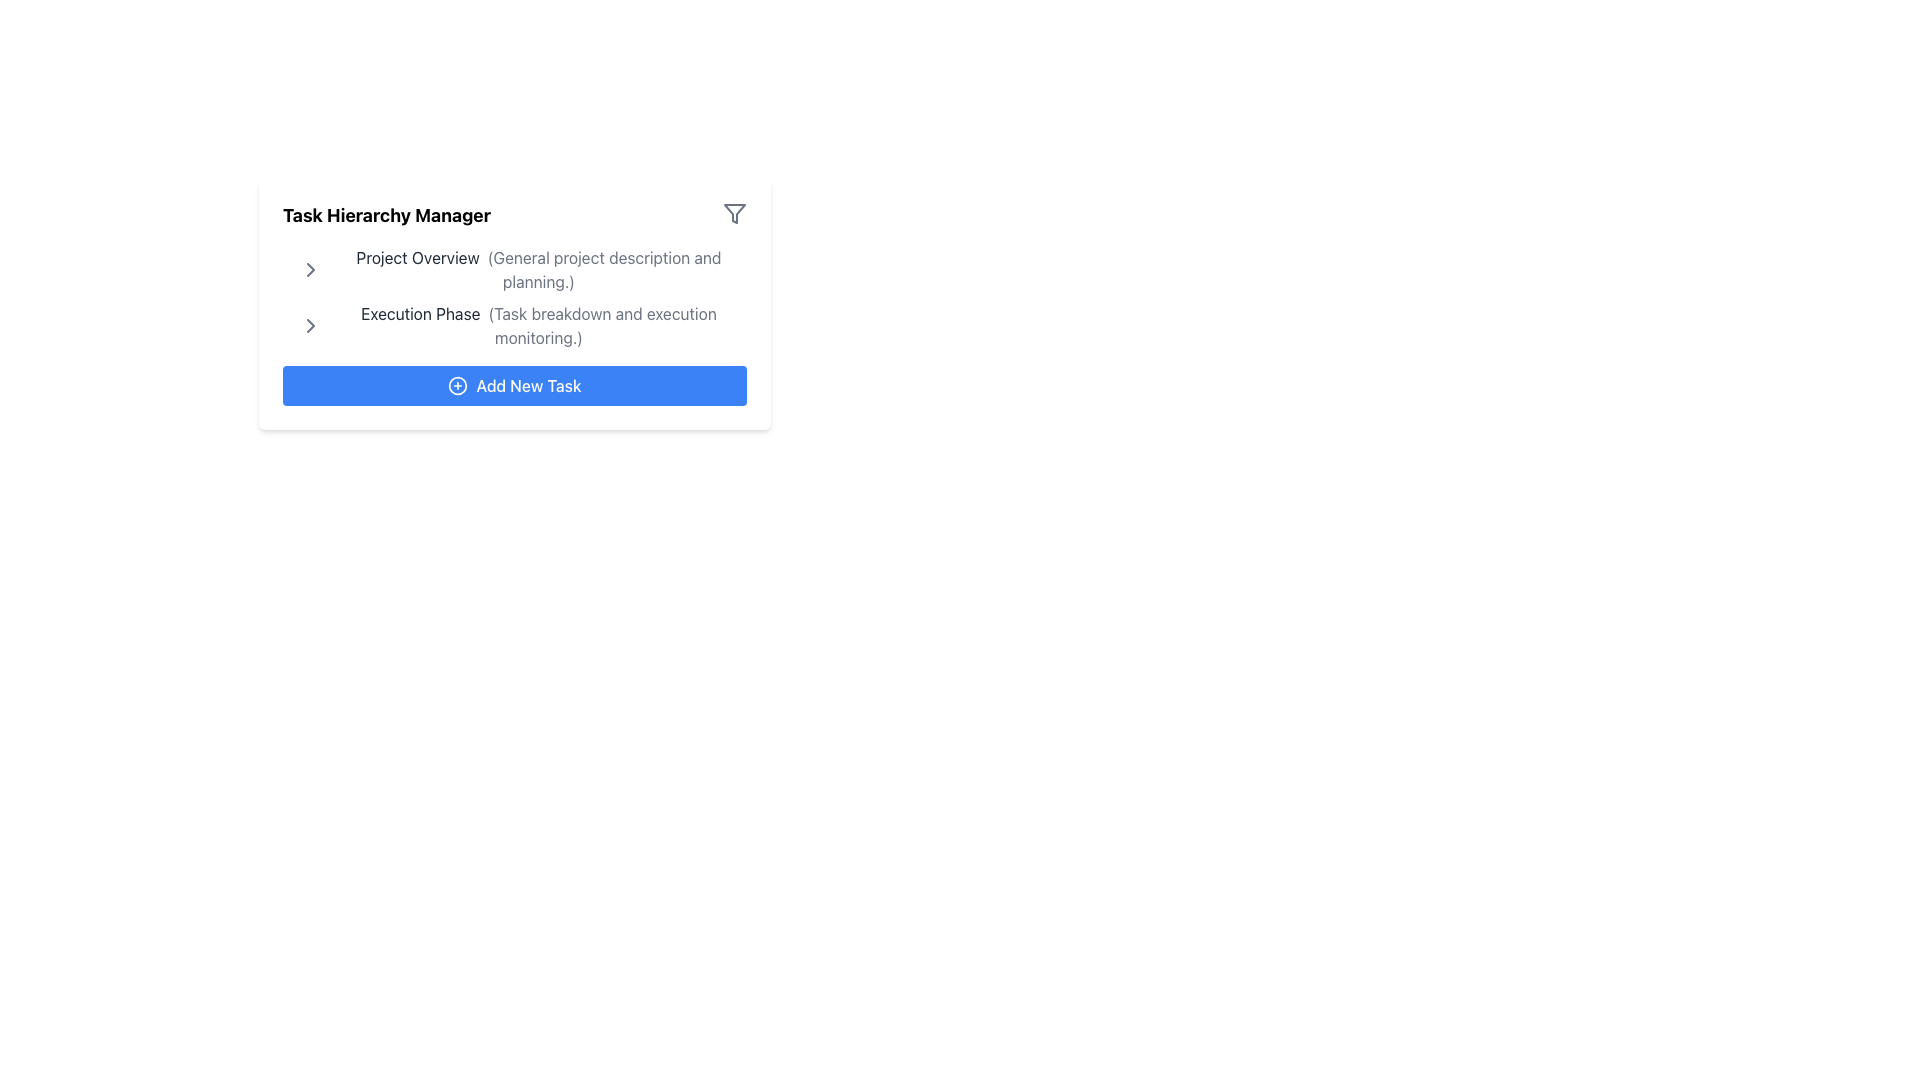 This screenshot has height=1080, width=1920. I want to click on the circular icon containing a plus sign within the 'Add New Task' button, so click(457, 385).